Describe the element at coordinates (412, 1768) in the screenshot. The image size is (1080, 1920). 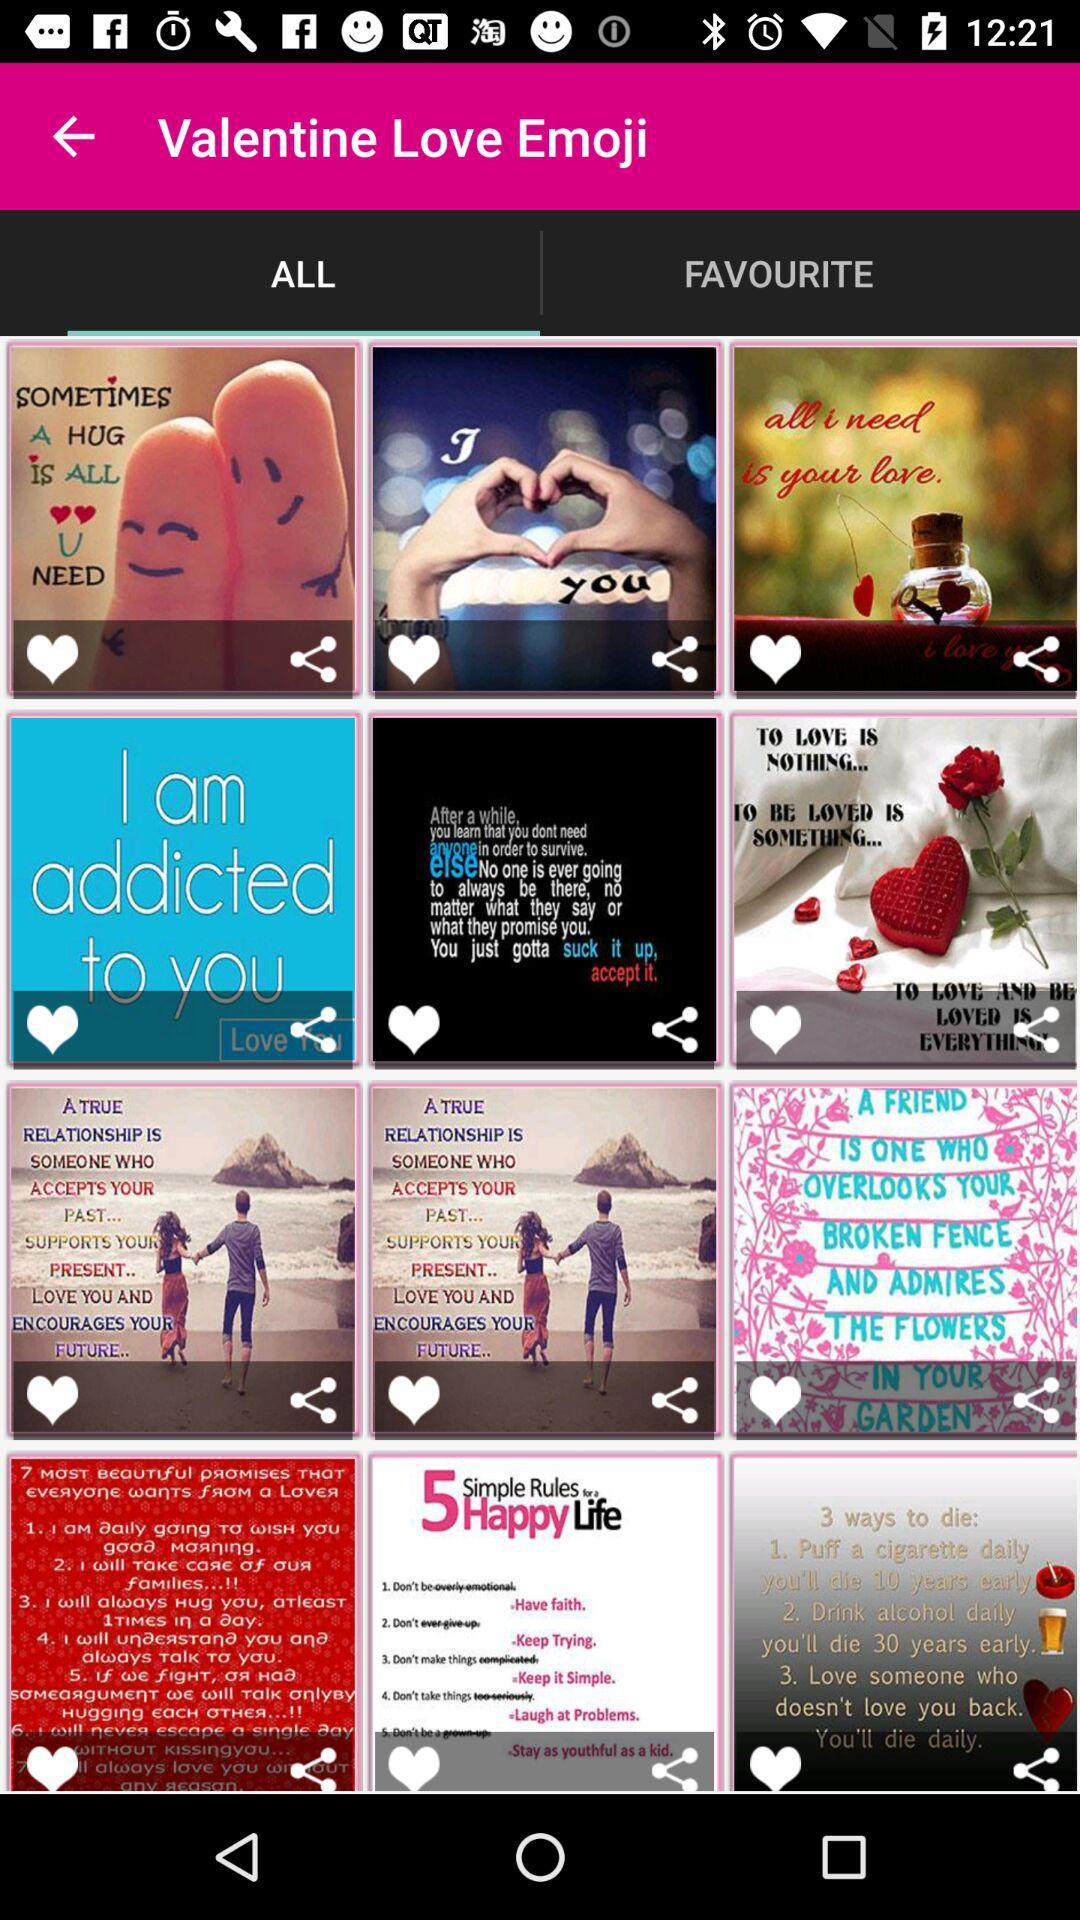
I see `favorite` at that location.